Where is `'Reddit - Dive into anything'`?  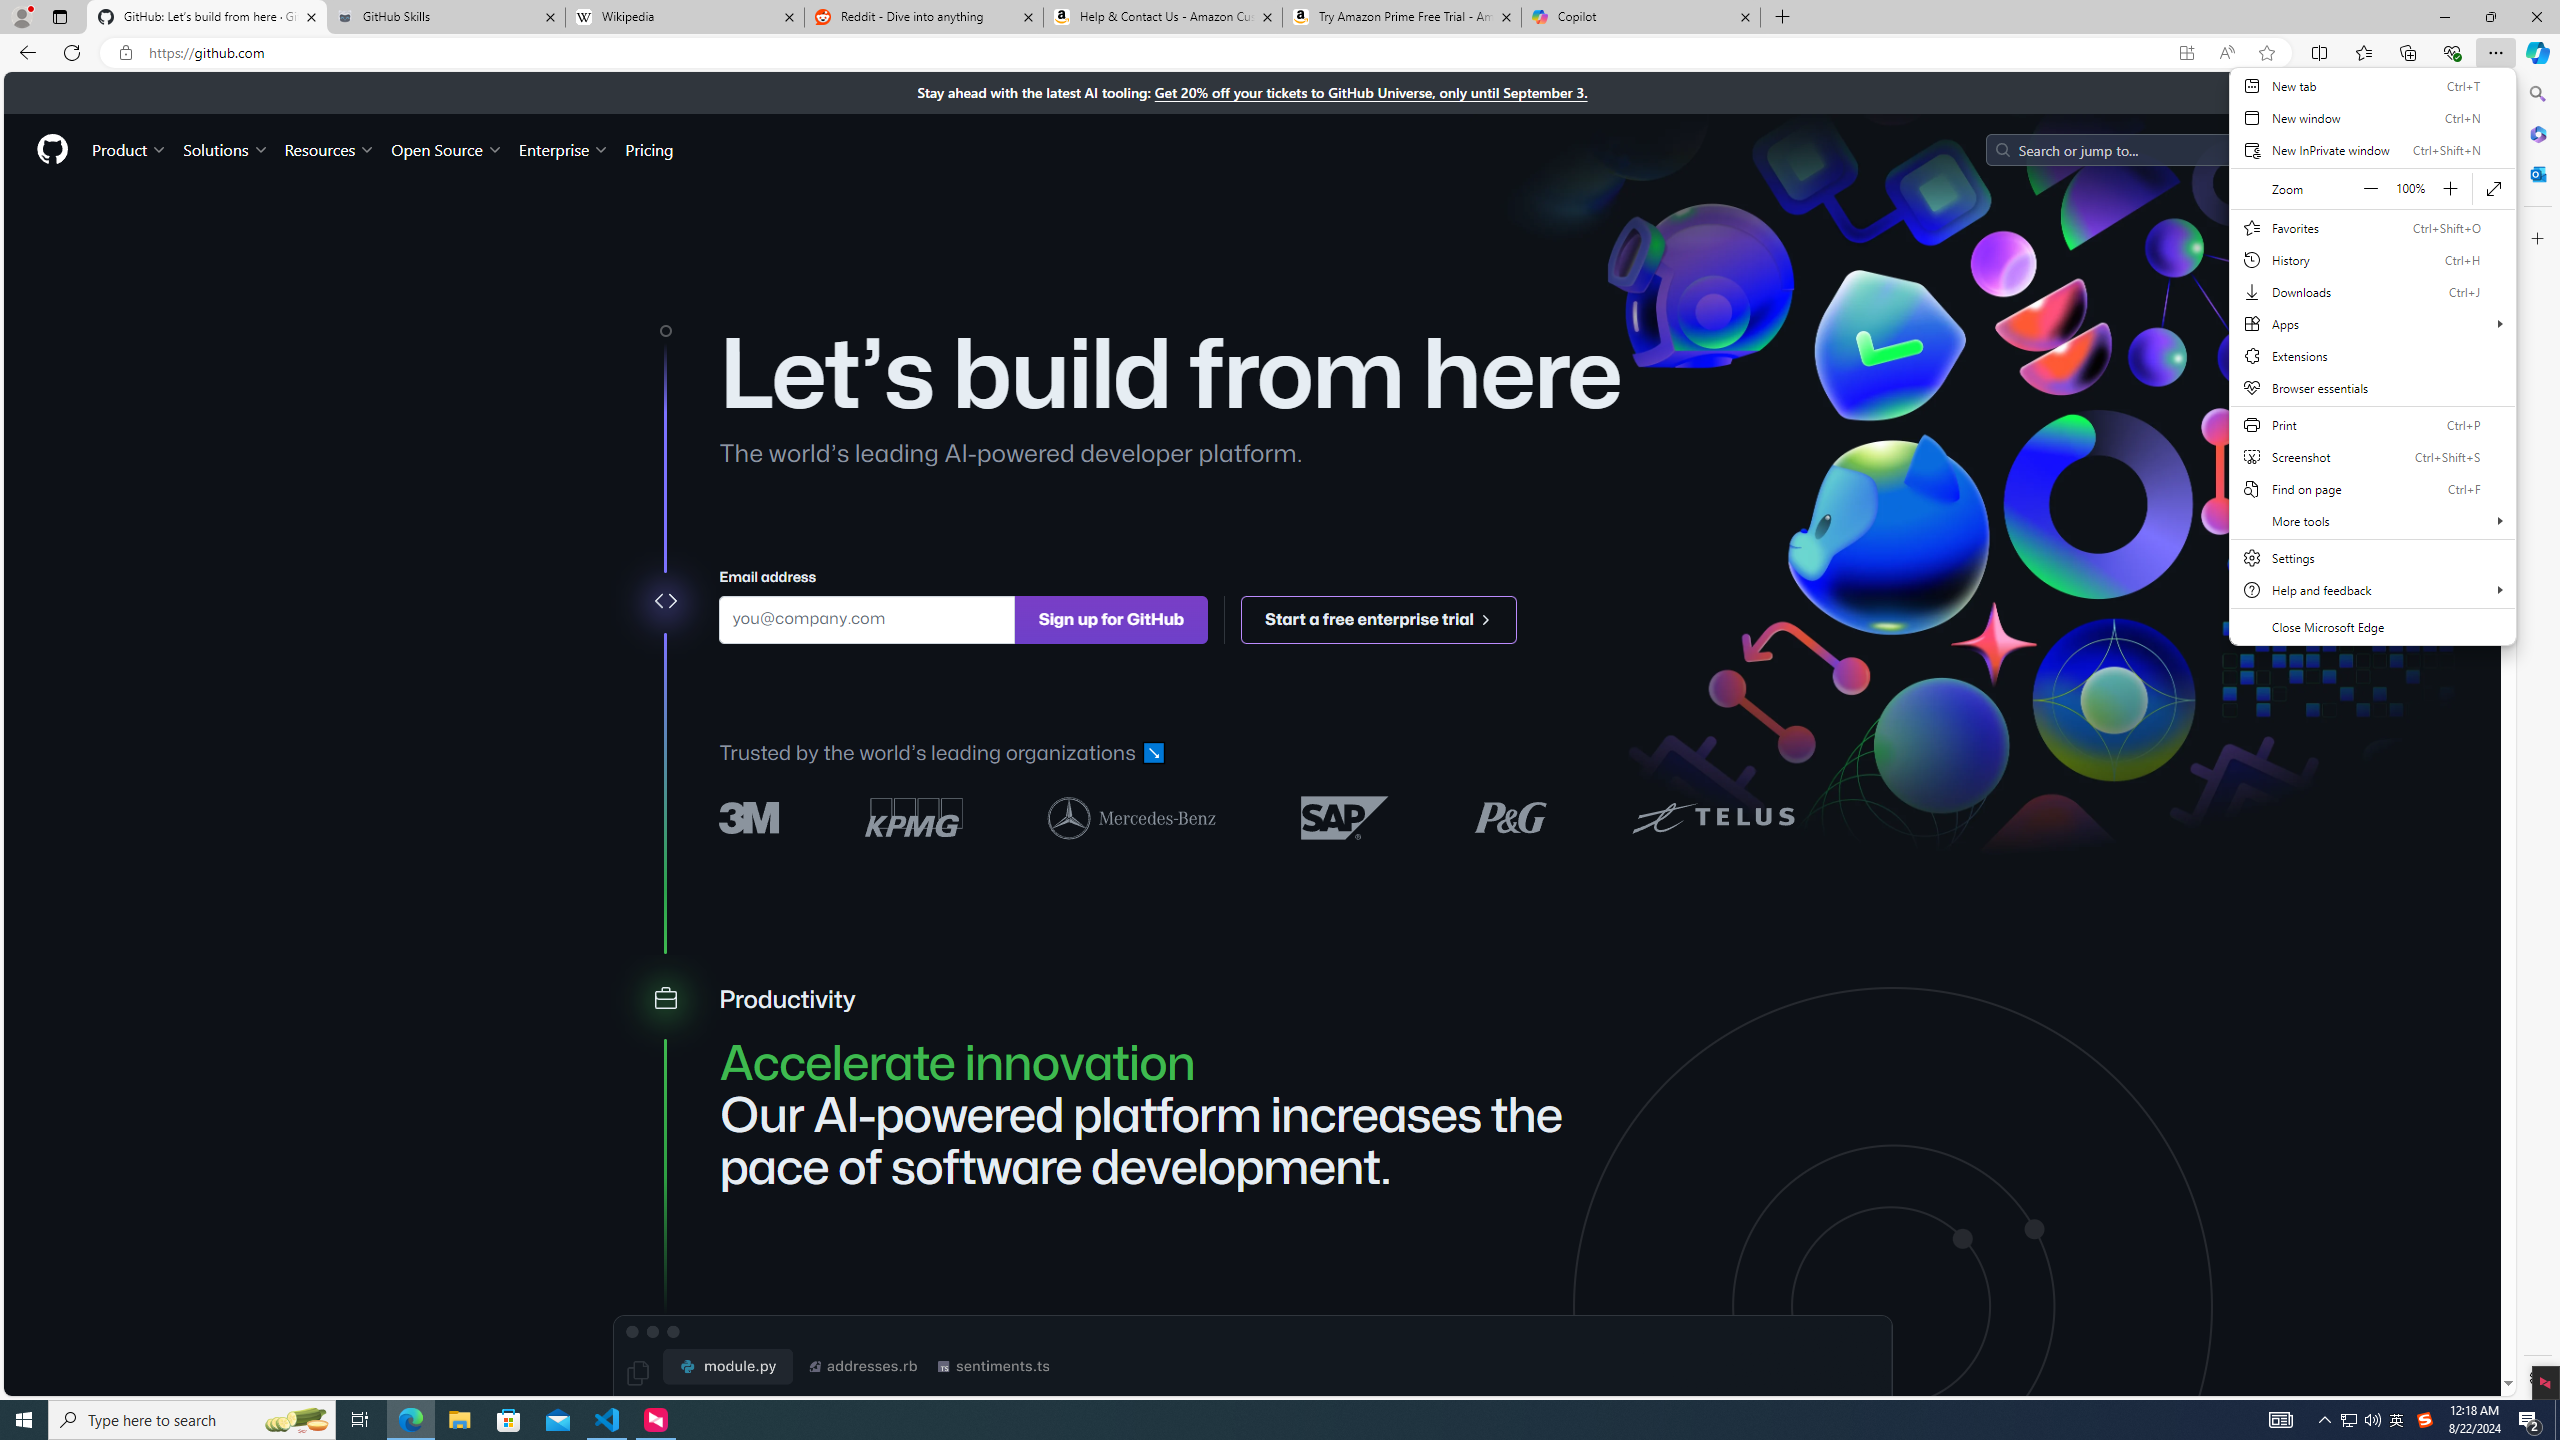
'Reddit - Dive into anything' is located at coordinates (924, 16).